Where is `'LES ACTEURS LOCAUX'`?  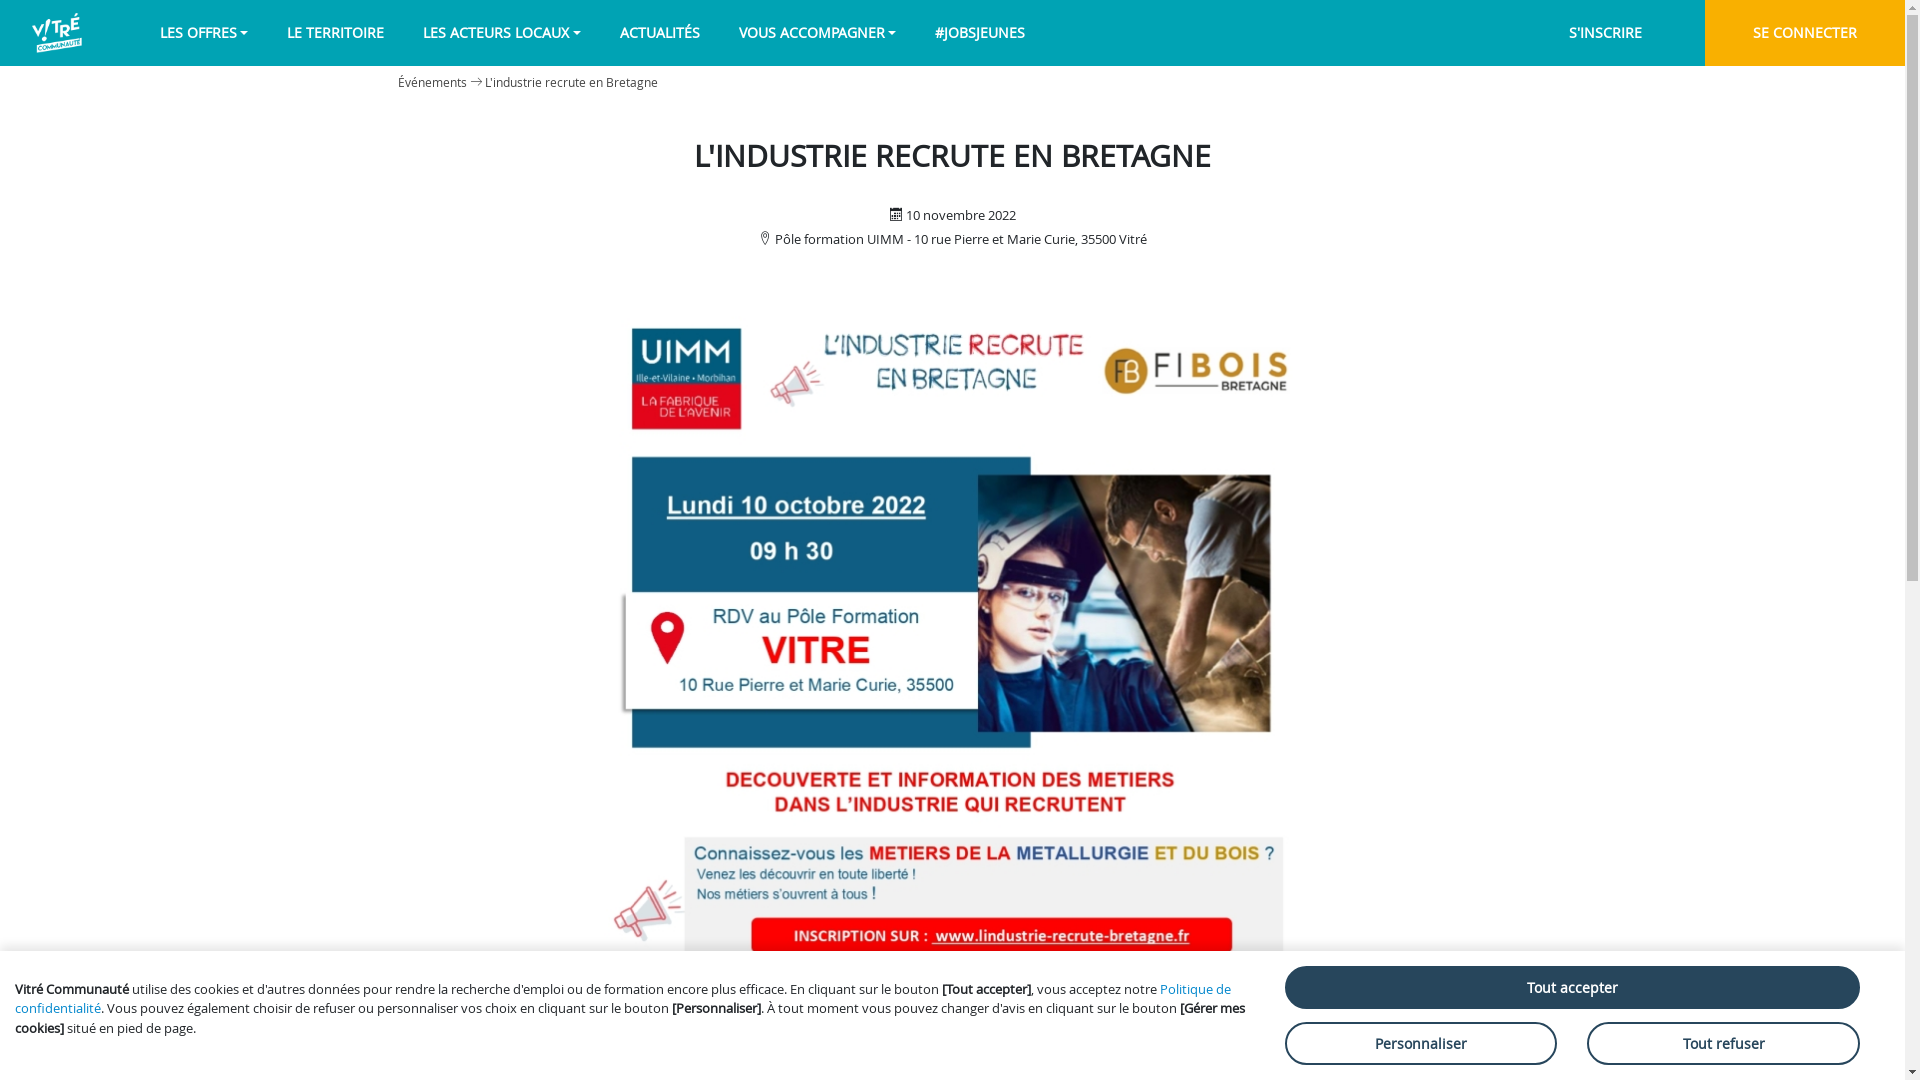 'LES ACTEURS LOCAUX' is located at coordinates (502, 32).